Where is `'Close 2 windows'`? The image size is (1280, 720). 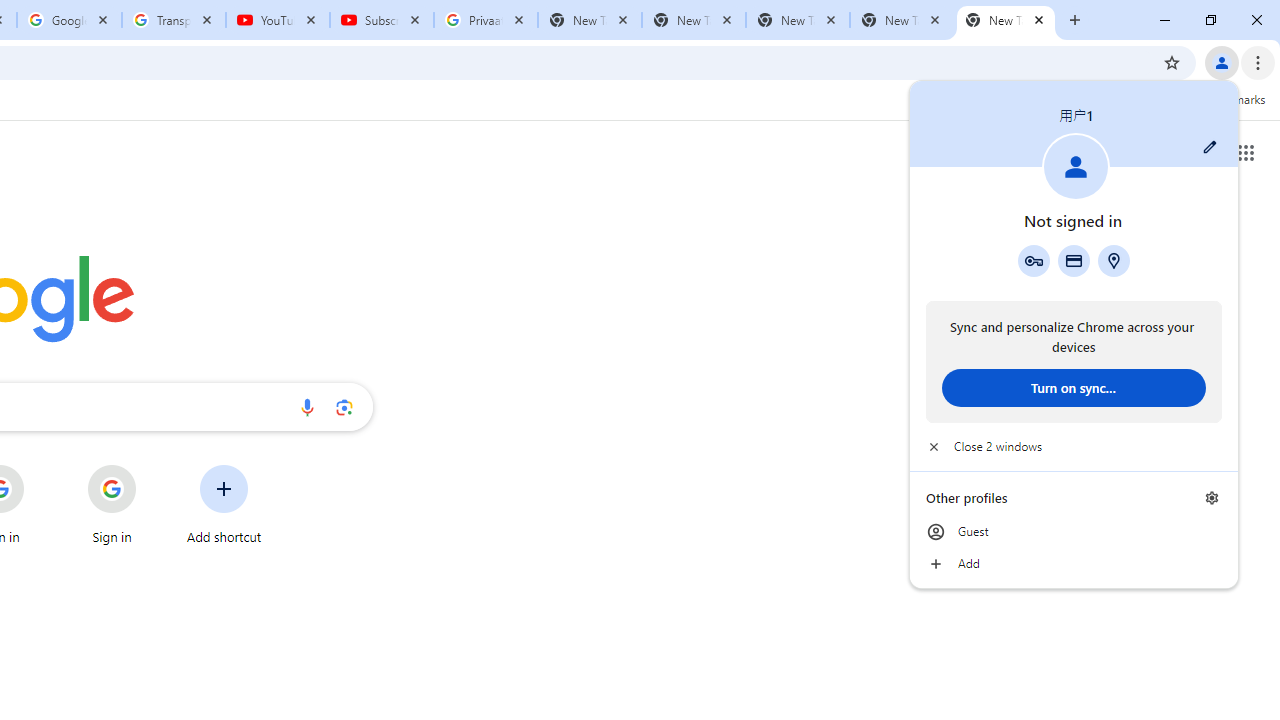 'Close 2 windows' is located at coordinates (1072, 446).